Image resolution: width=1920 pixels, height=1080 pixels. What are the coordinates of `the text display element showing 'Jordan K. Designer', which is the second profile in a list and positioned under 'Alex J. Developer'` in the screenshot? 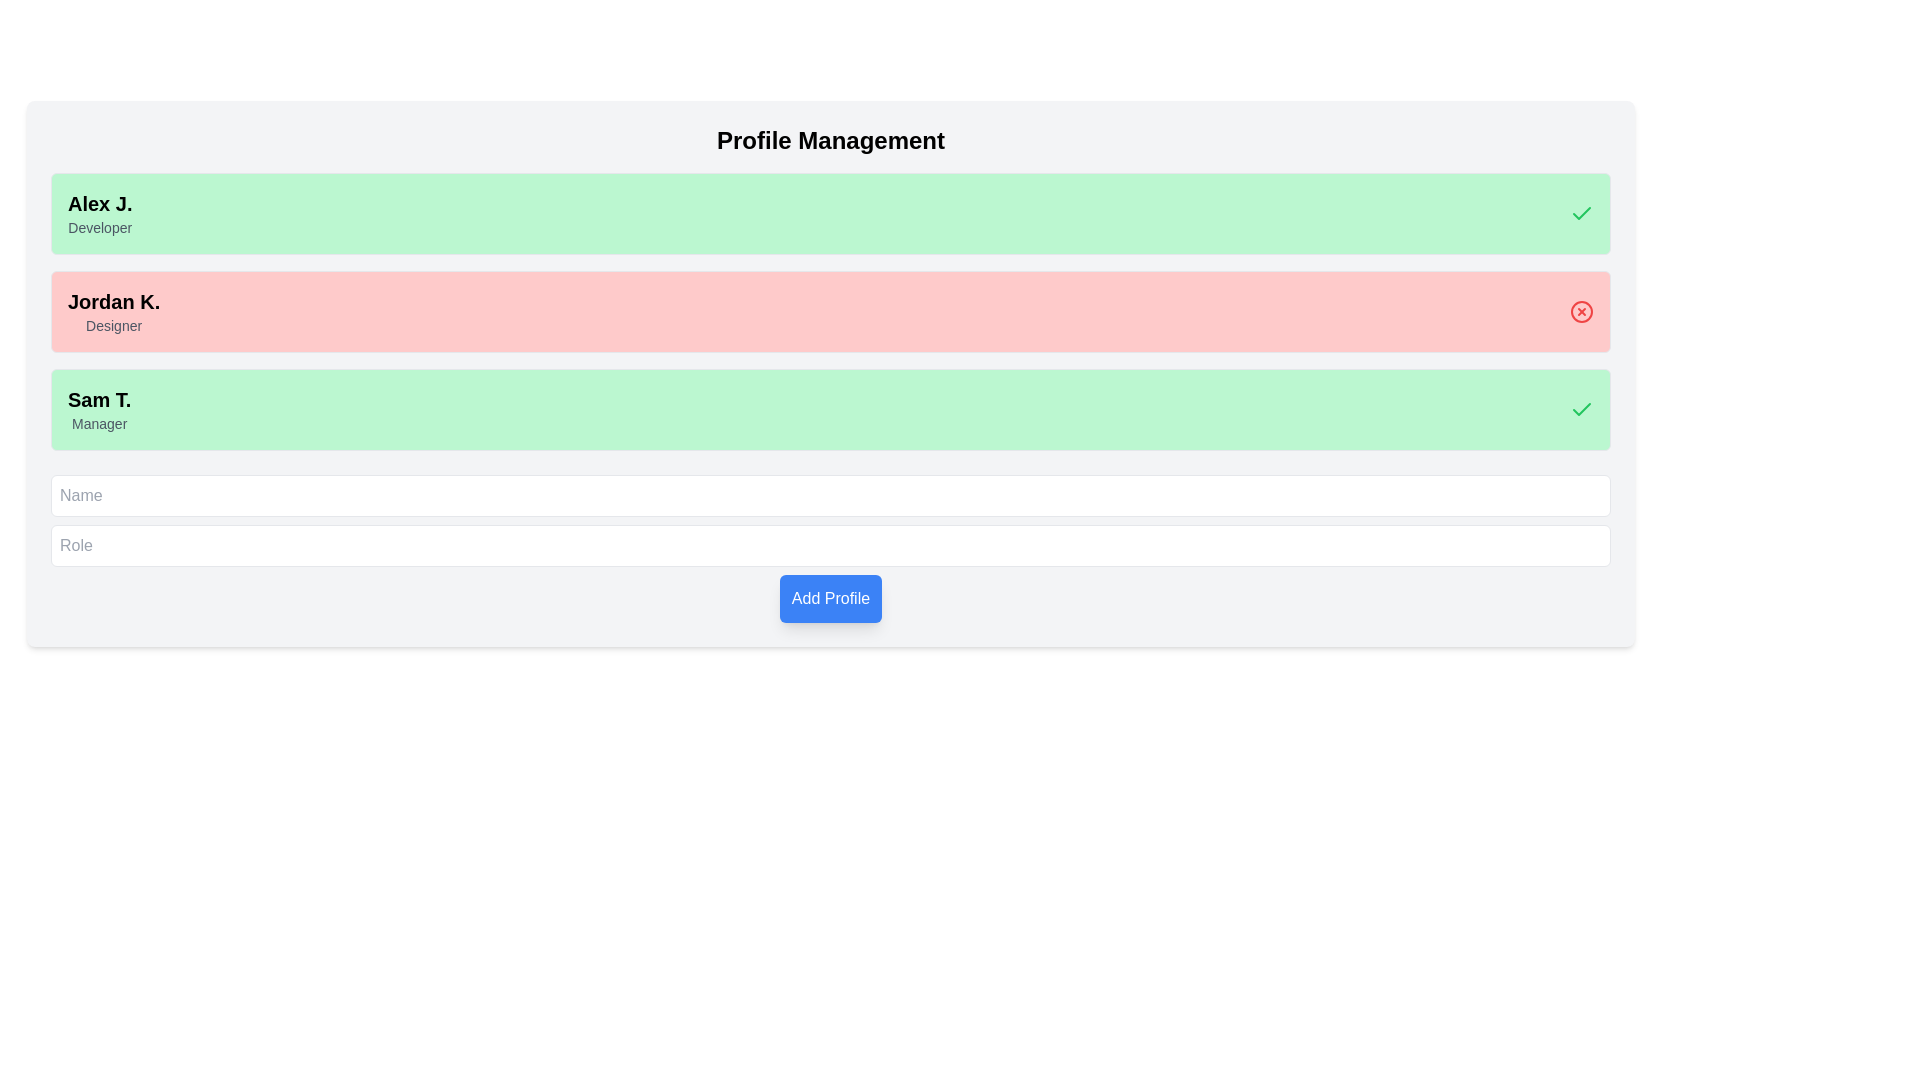 It's located at (113, 312).